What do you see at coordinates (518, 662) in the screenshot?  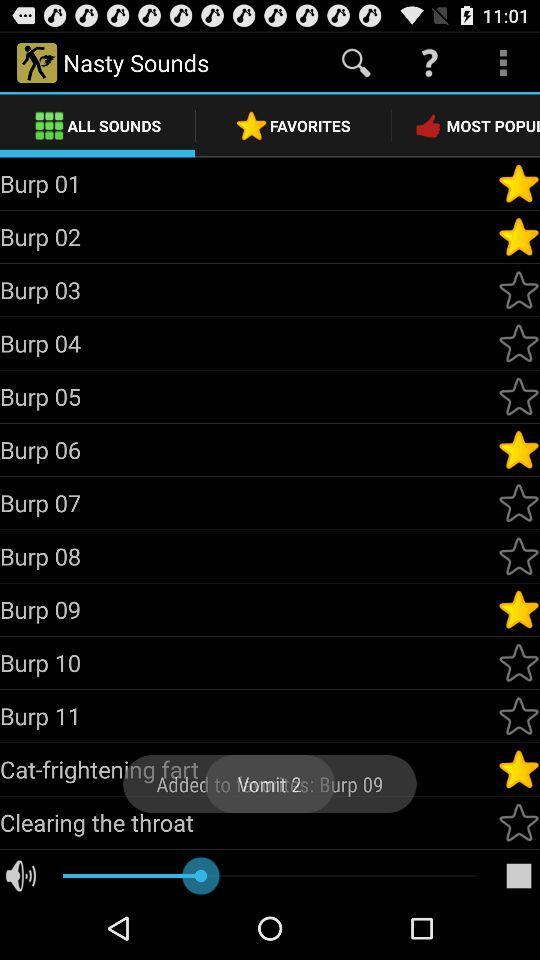 I see `favorite` at bounding box center [518, 662].